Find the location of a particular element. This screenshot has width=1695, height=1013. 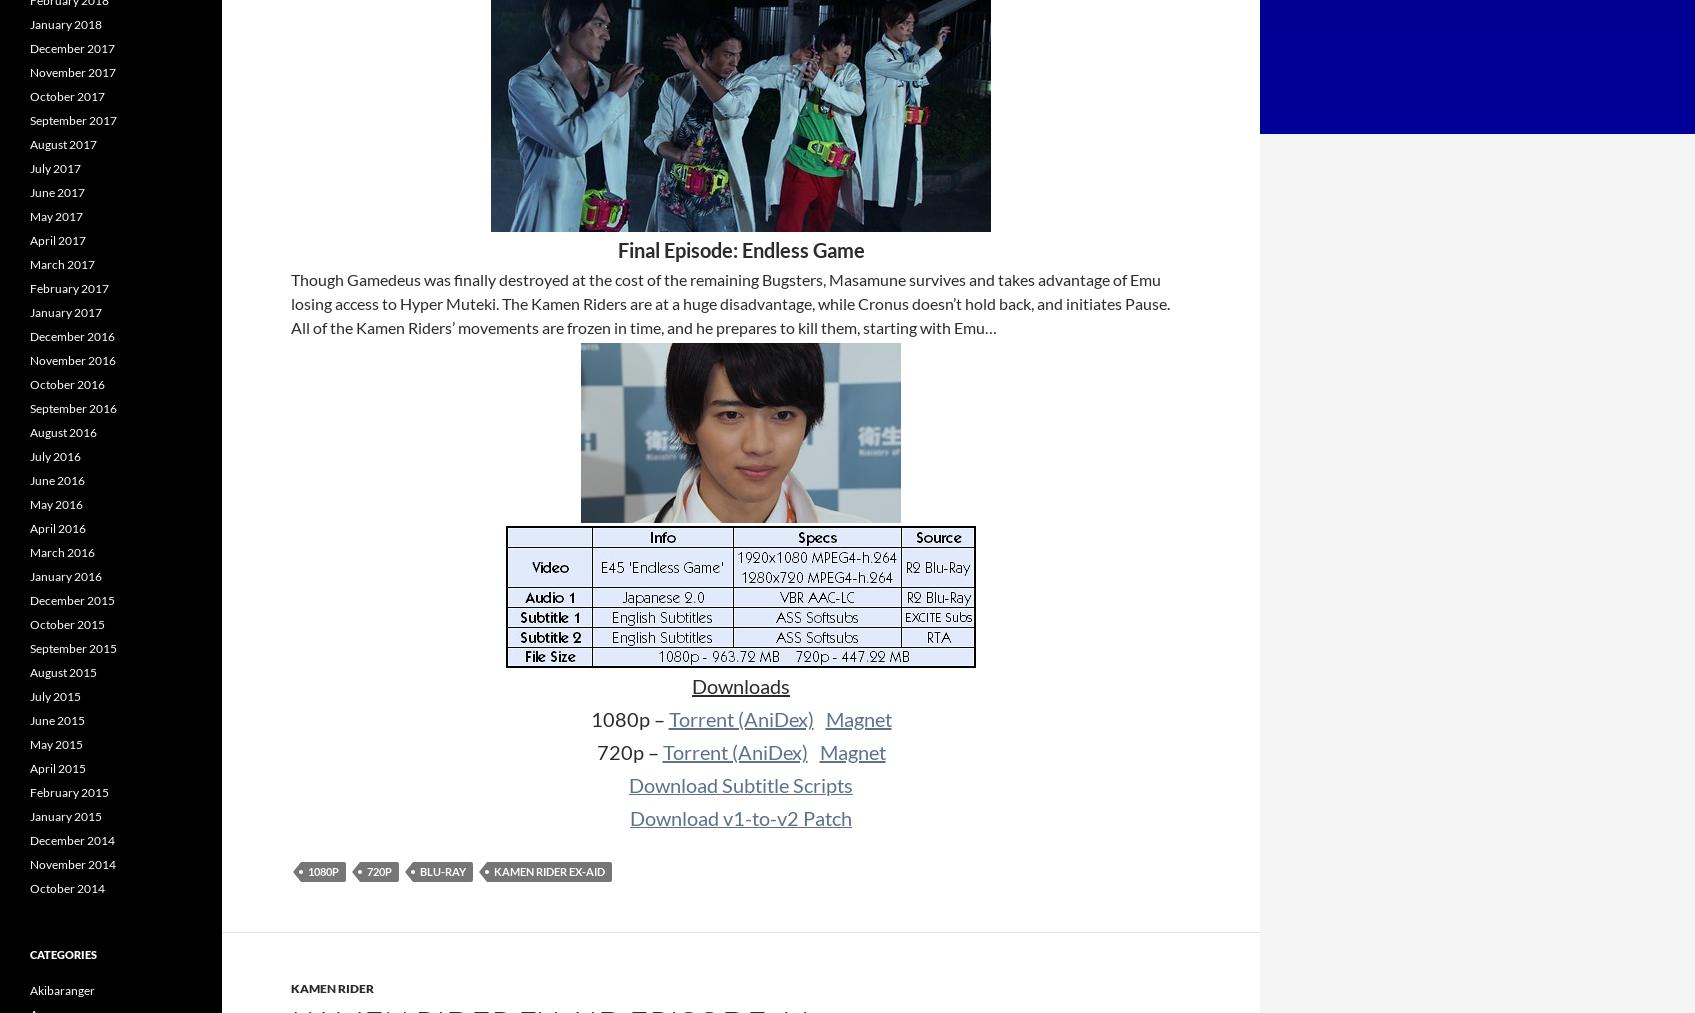

'December 2017' is located at coordinates (71, 47).